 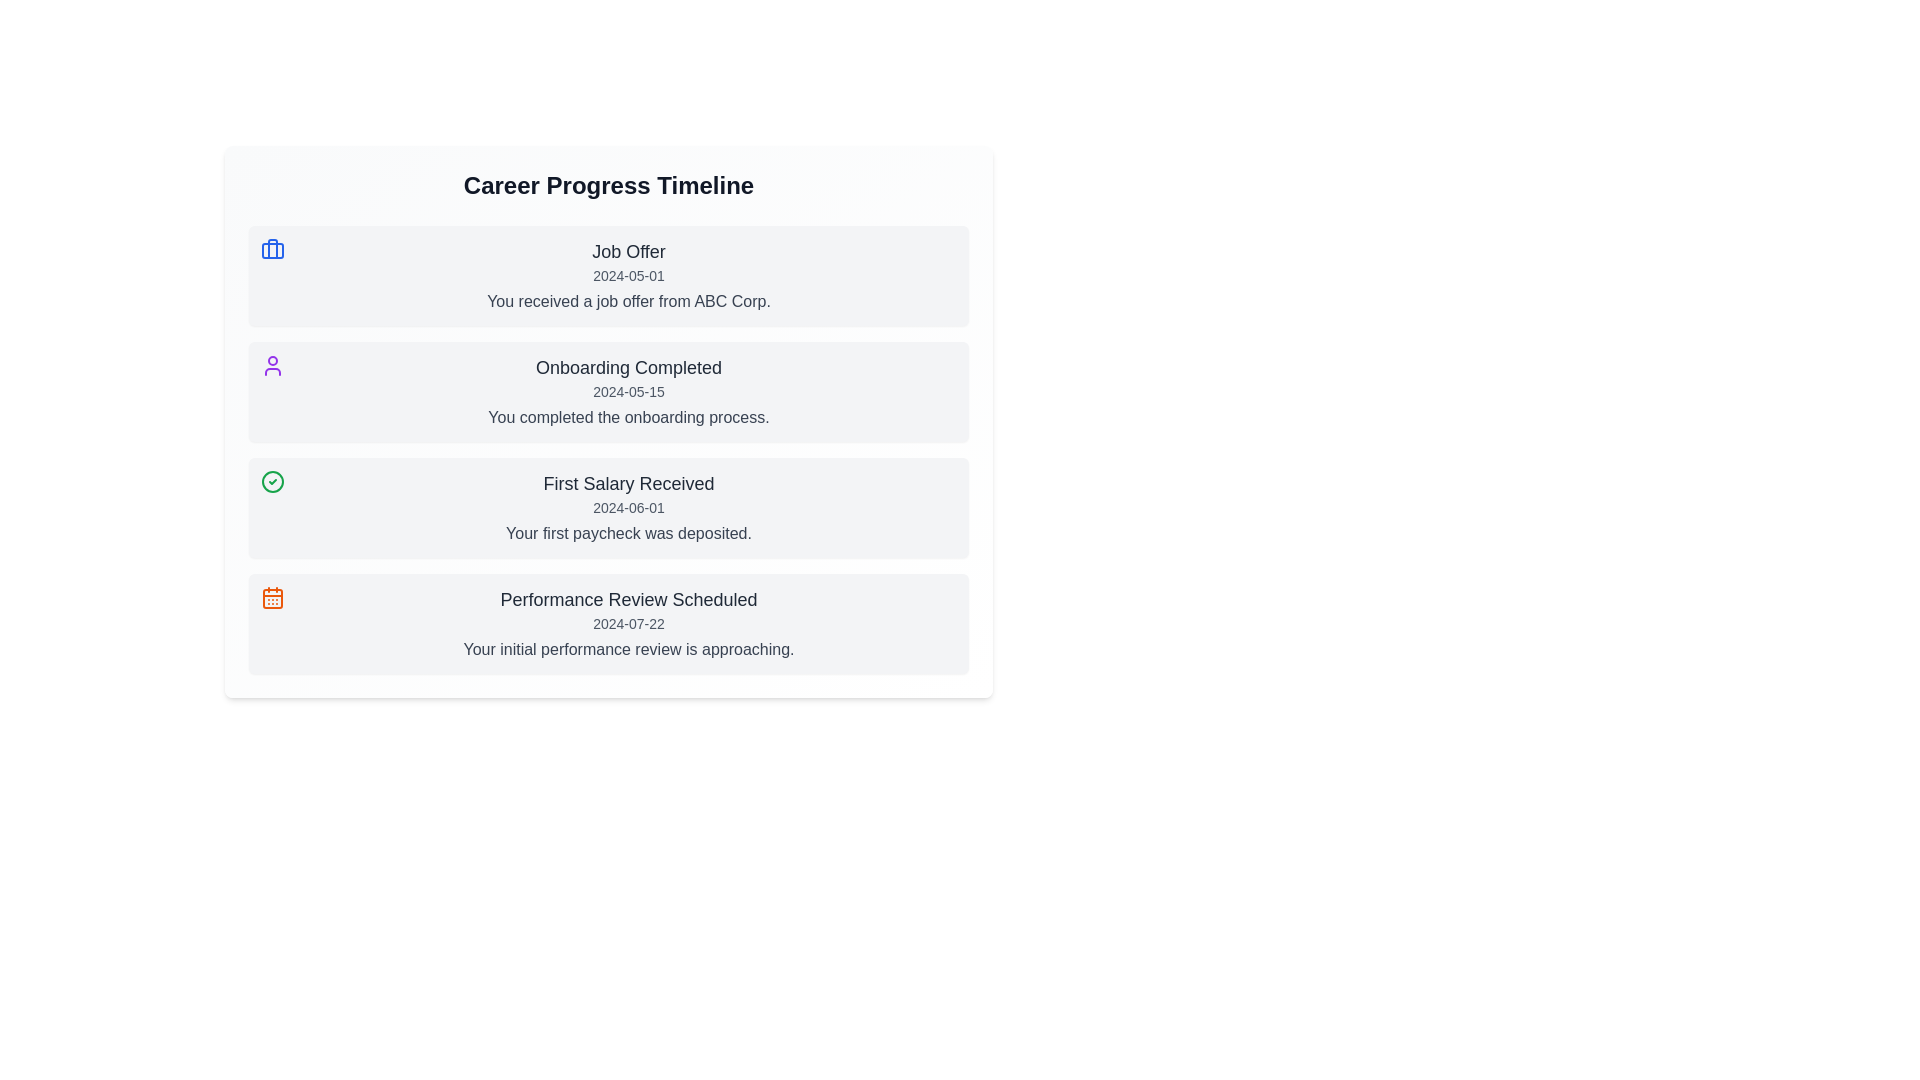 What do you see at coordinates (272, 248) in the screenshot?
I see `the blue vertical line icon that is part of the SVG graphic located to the left of the 'Job Offer' text in the 'Career Progress Timeline' section` at bounding box center [272, 248].